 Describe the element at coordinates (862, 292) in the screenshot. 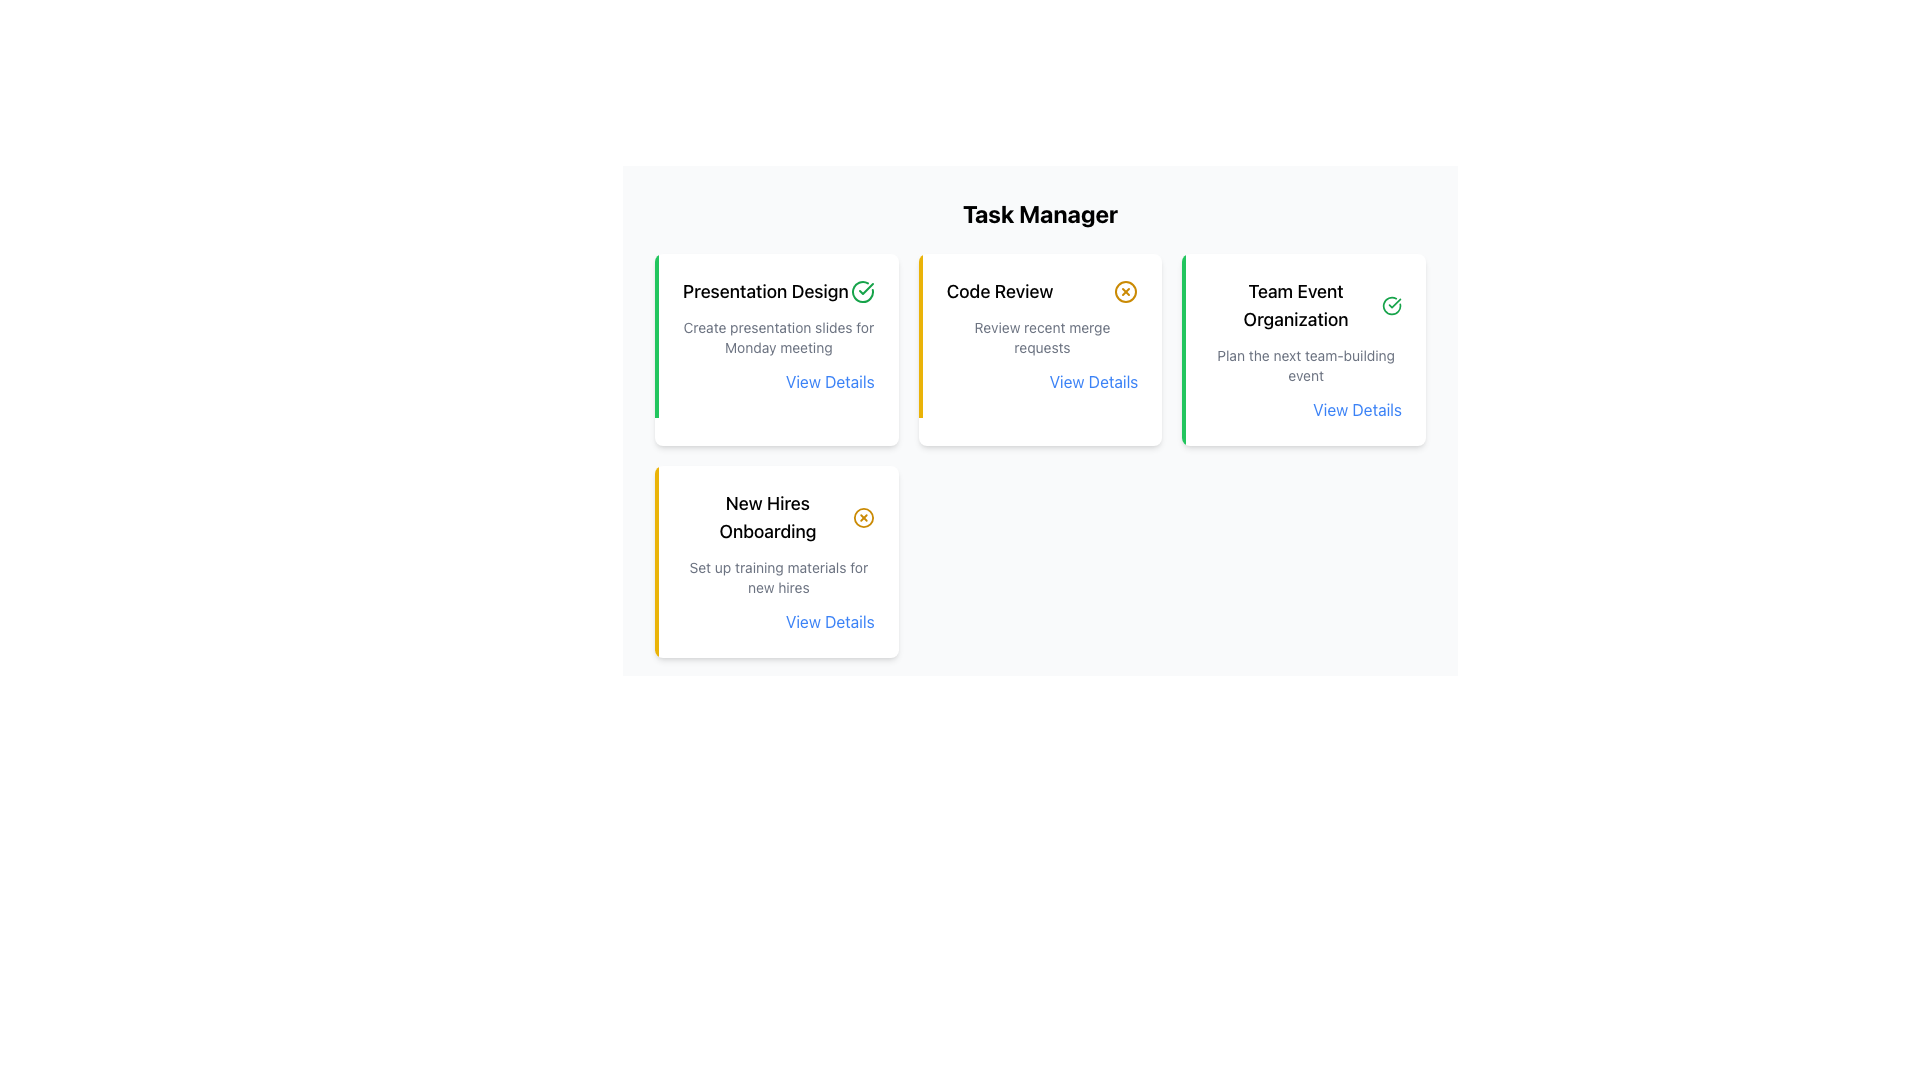

I see `the completion icon for the 'Presentation Design' task in the Task Manager interface, located to the right of the task text` at that location.